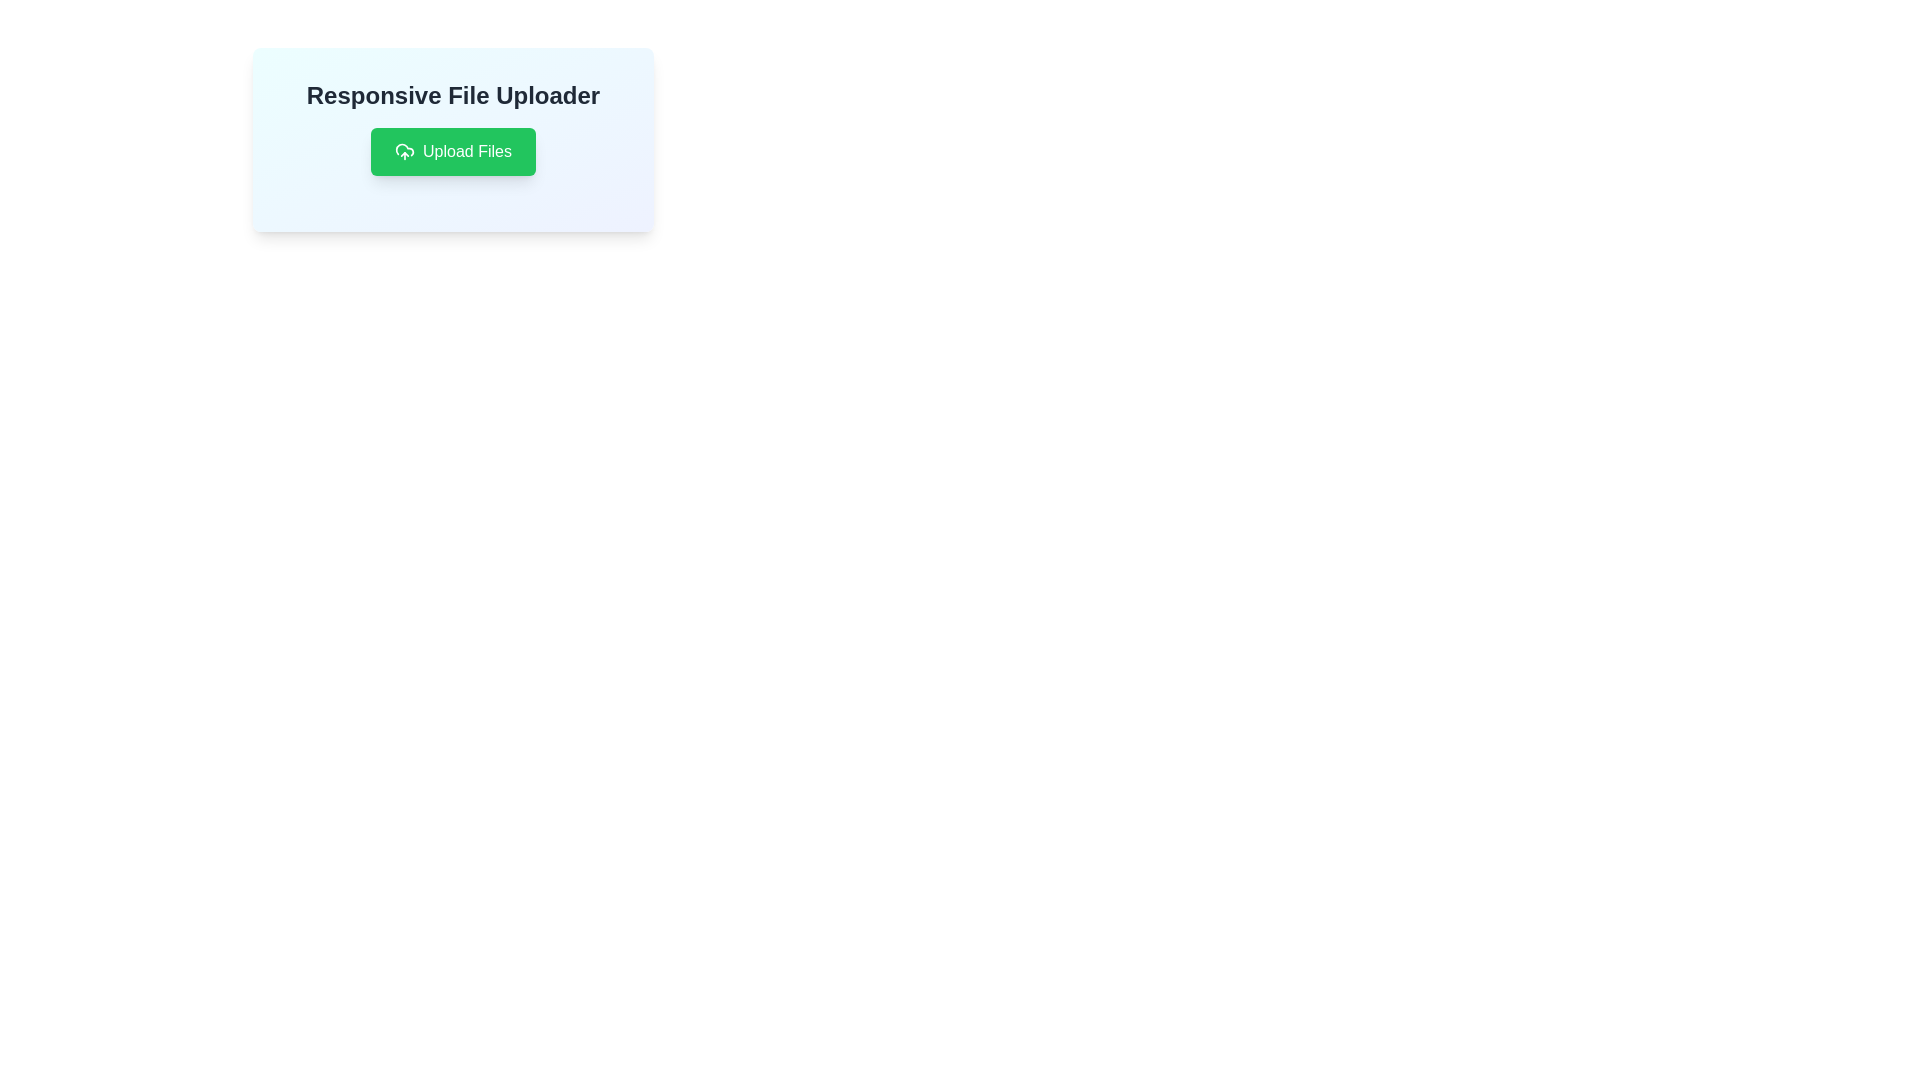  Describe the element at coordinates (452, 150) in the screenshot. I see `the green 'Upload Files' button with a cloud upload icon` at that location.